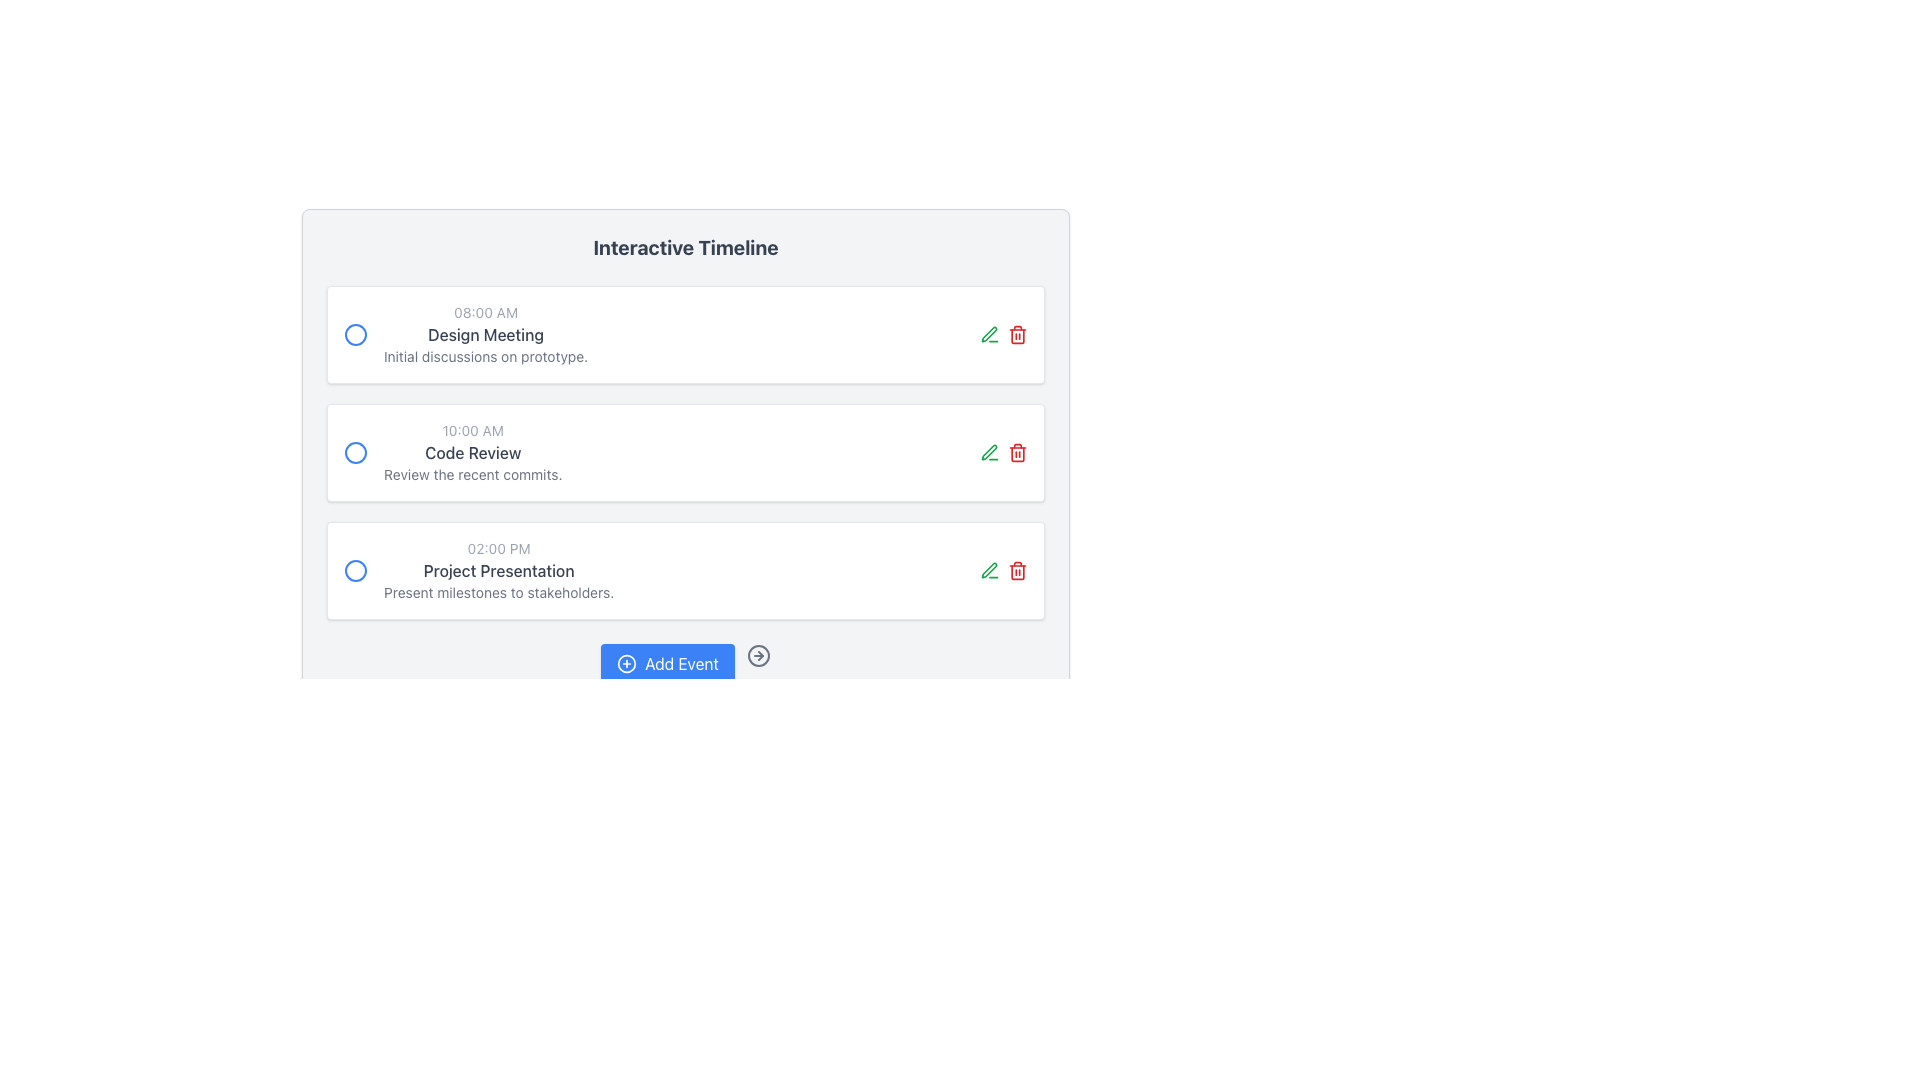 Image resolution: width=1920 pixels, height=1080 pixels. I want to click on the blue circular outline of the SVG Ellipse positioned to the left of the '08:00 AM Design Meeting' event in the timeline, so click(355, 334).